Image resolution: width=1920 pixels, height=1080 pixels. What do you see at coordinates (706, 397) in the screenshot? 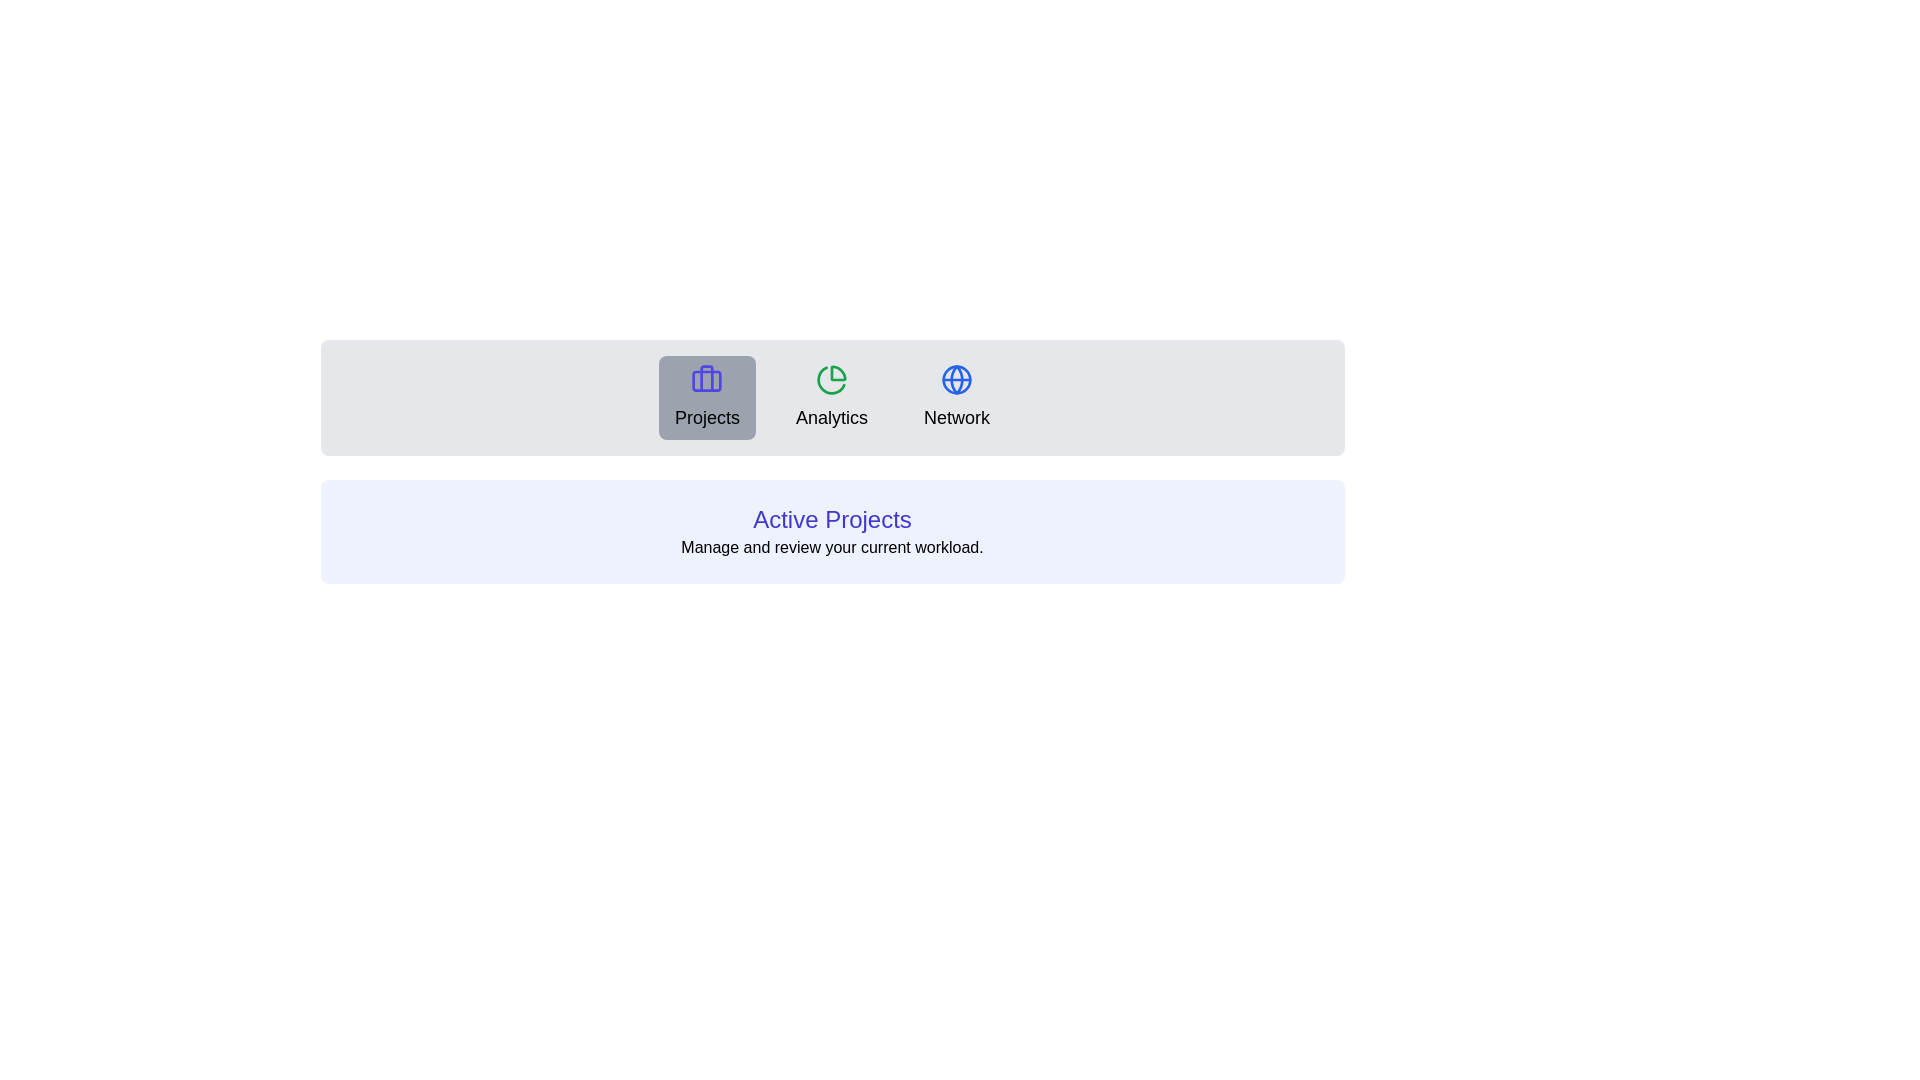
I see `the tab labeled Projects to observe the style and content changes` at bounding box center [706, 397].